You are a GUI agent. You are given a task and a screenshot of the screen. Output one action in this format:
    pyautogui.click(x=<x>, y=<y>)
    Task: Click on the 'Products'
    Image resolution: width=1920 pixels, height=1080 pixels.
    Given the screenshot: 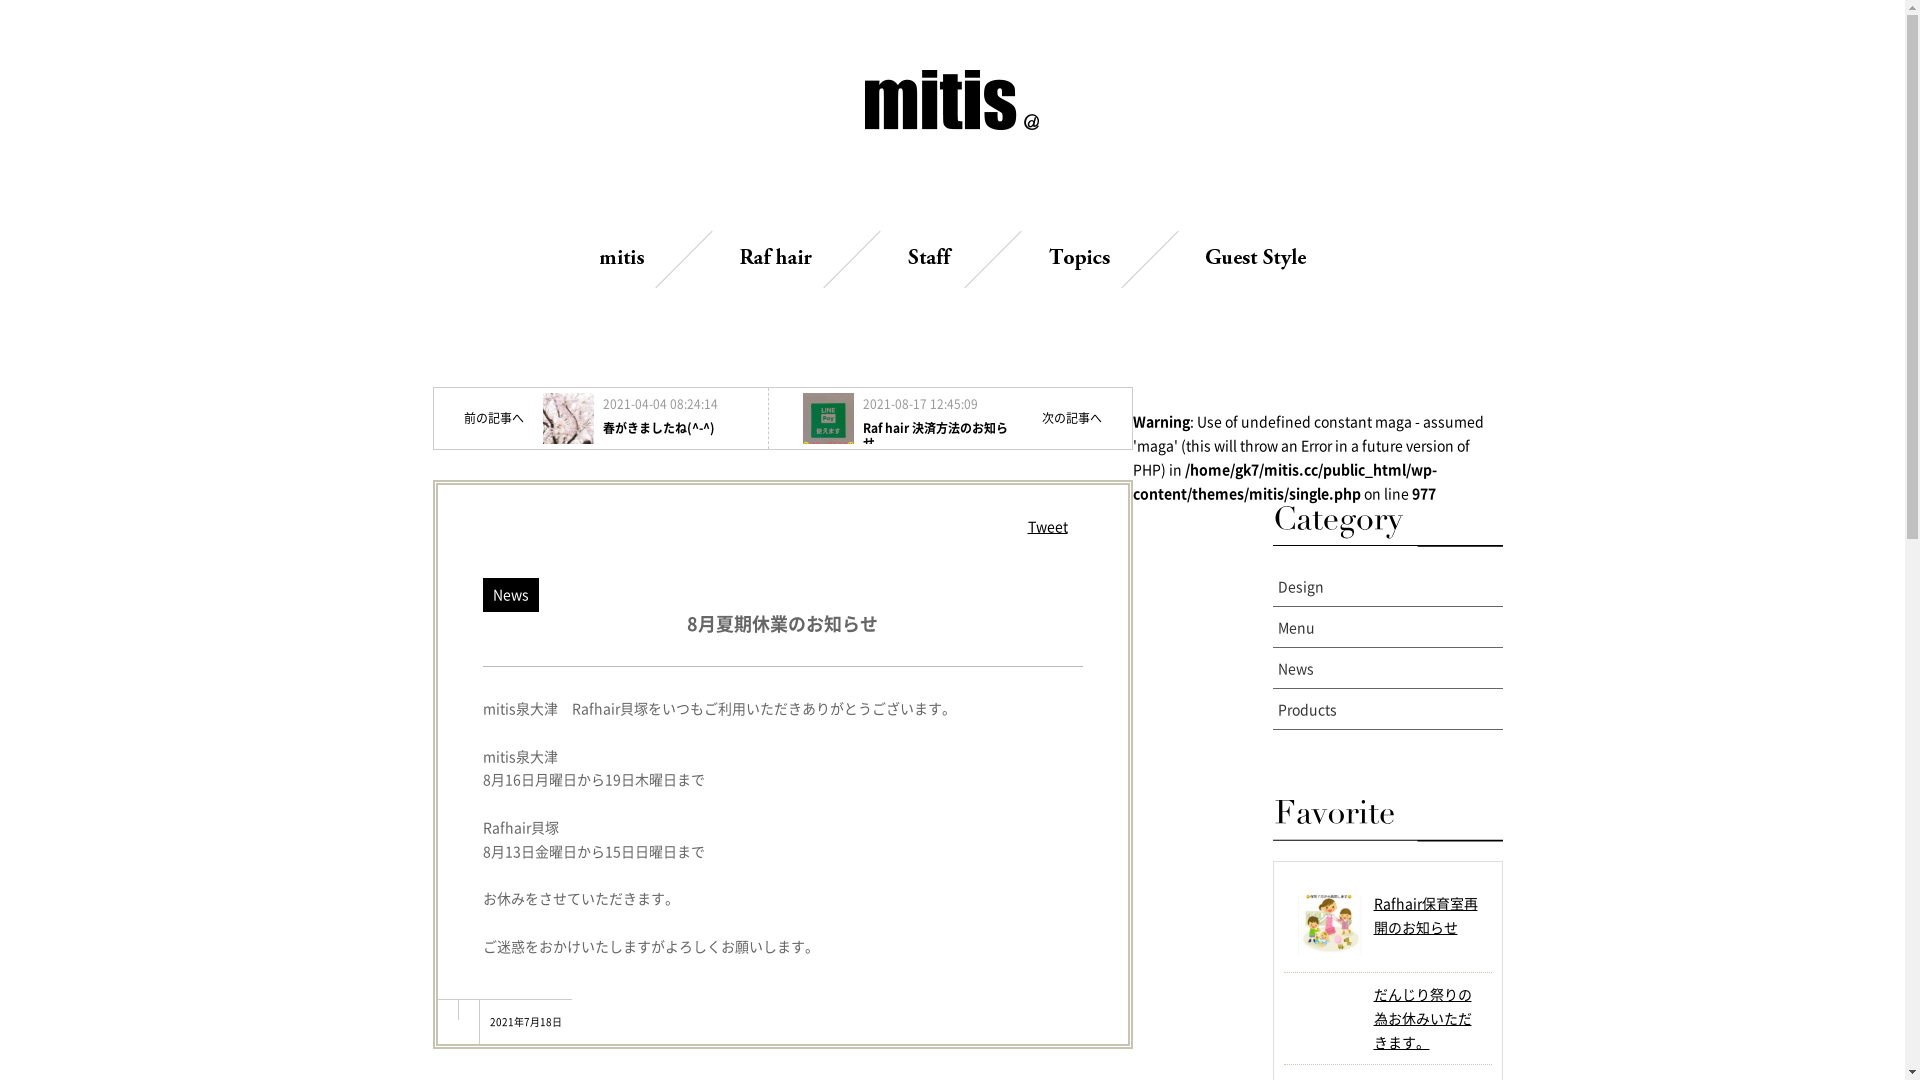 What is the action you would take?
    pyautogui.click(x=1386, y=708)
    